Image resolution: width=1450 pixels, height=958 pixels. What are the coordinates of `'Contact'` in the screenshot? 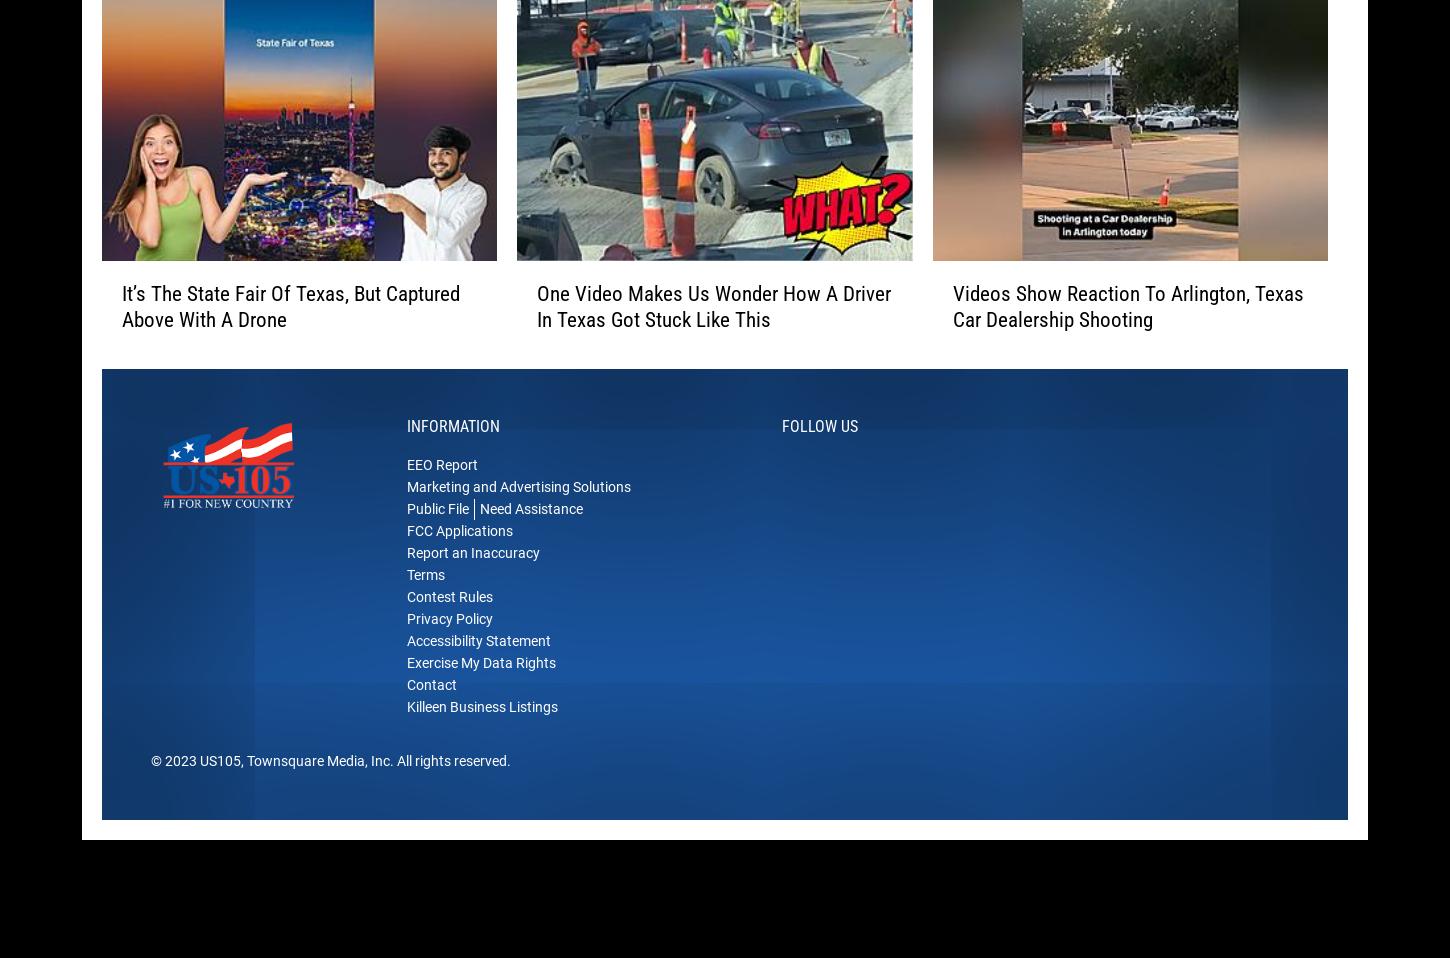 It's located at (430, 715).